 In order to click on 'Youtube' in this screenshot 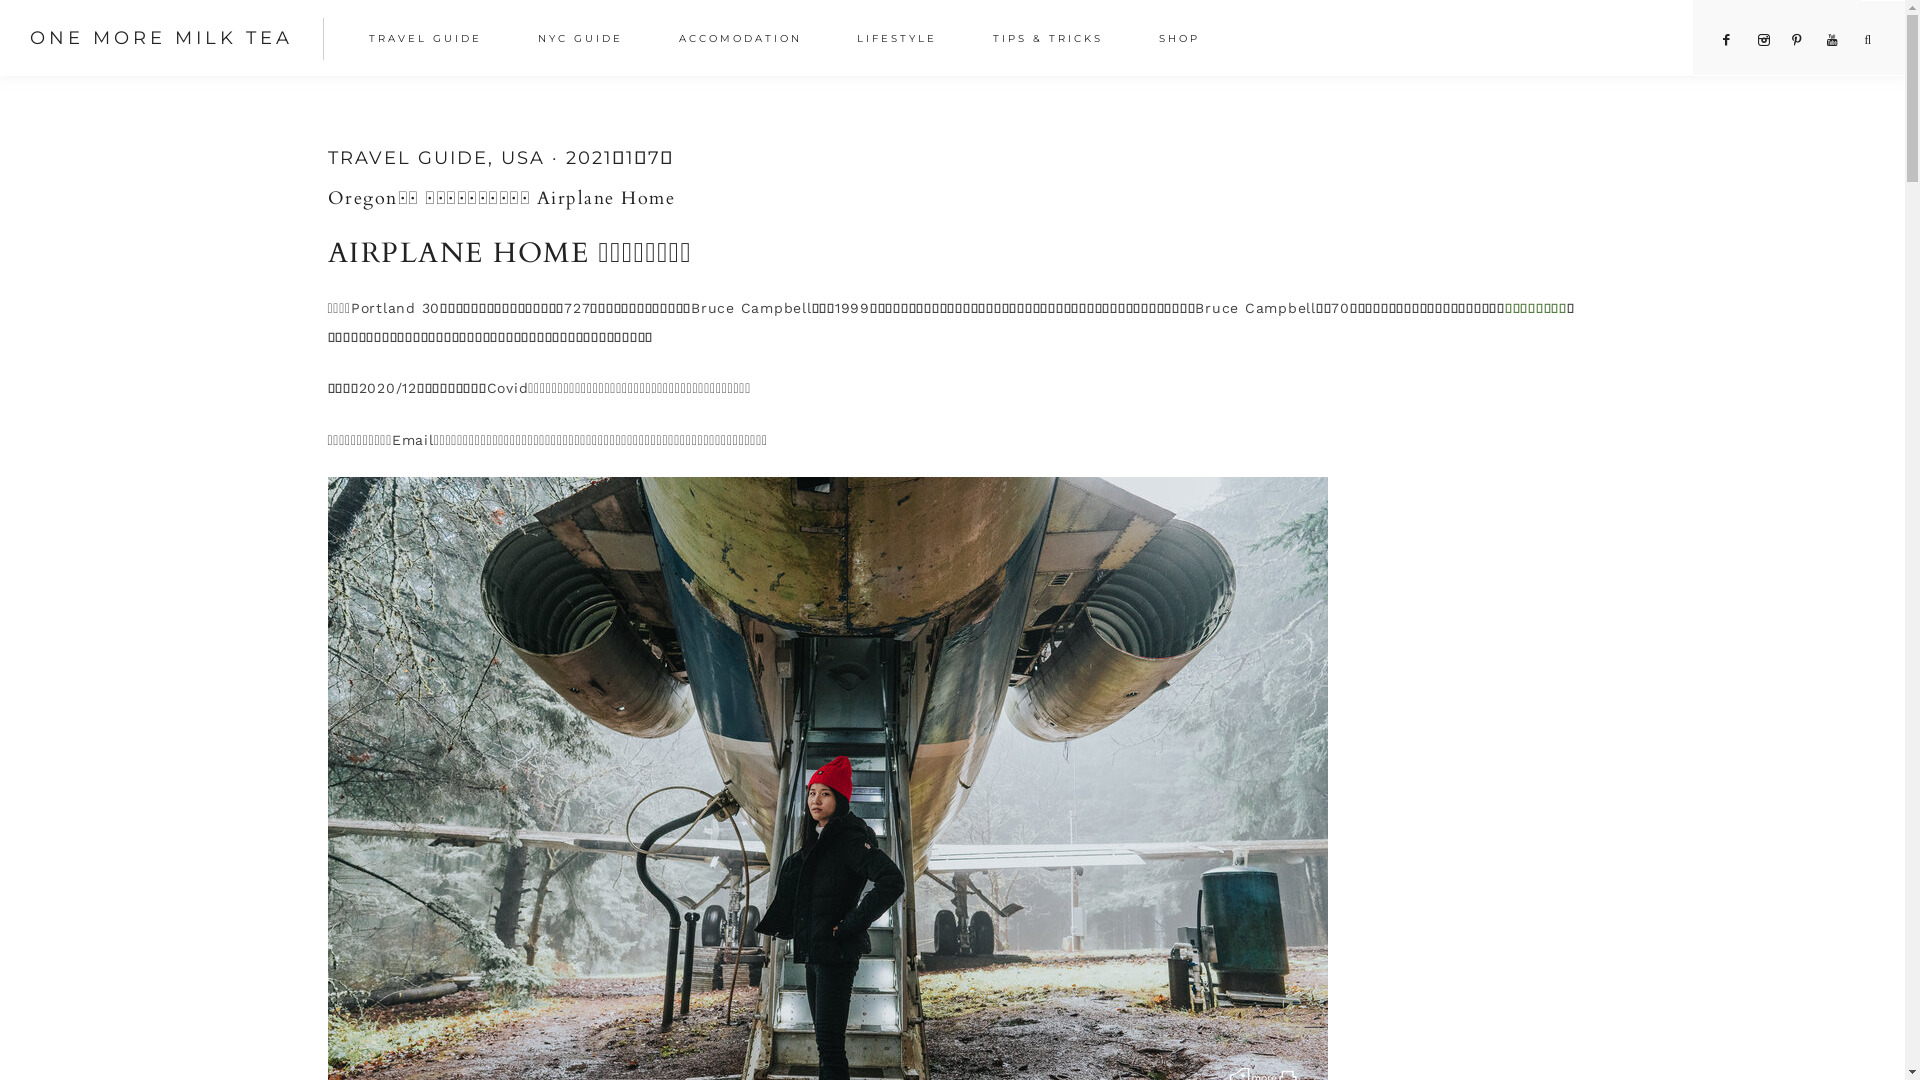, I will do `click(1832, 40)`.